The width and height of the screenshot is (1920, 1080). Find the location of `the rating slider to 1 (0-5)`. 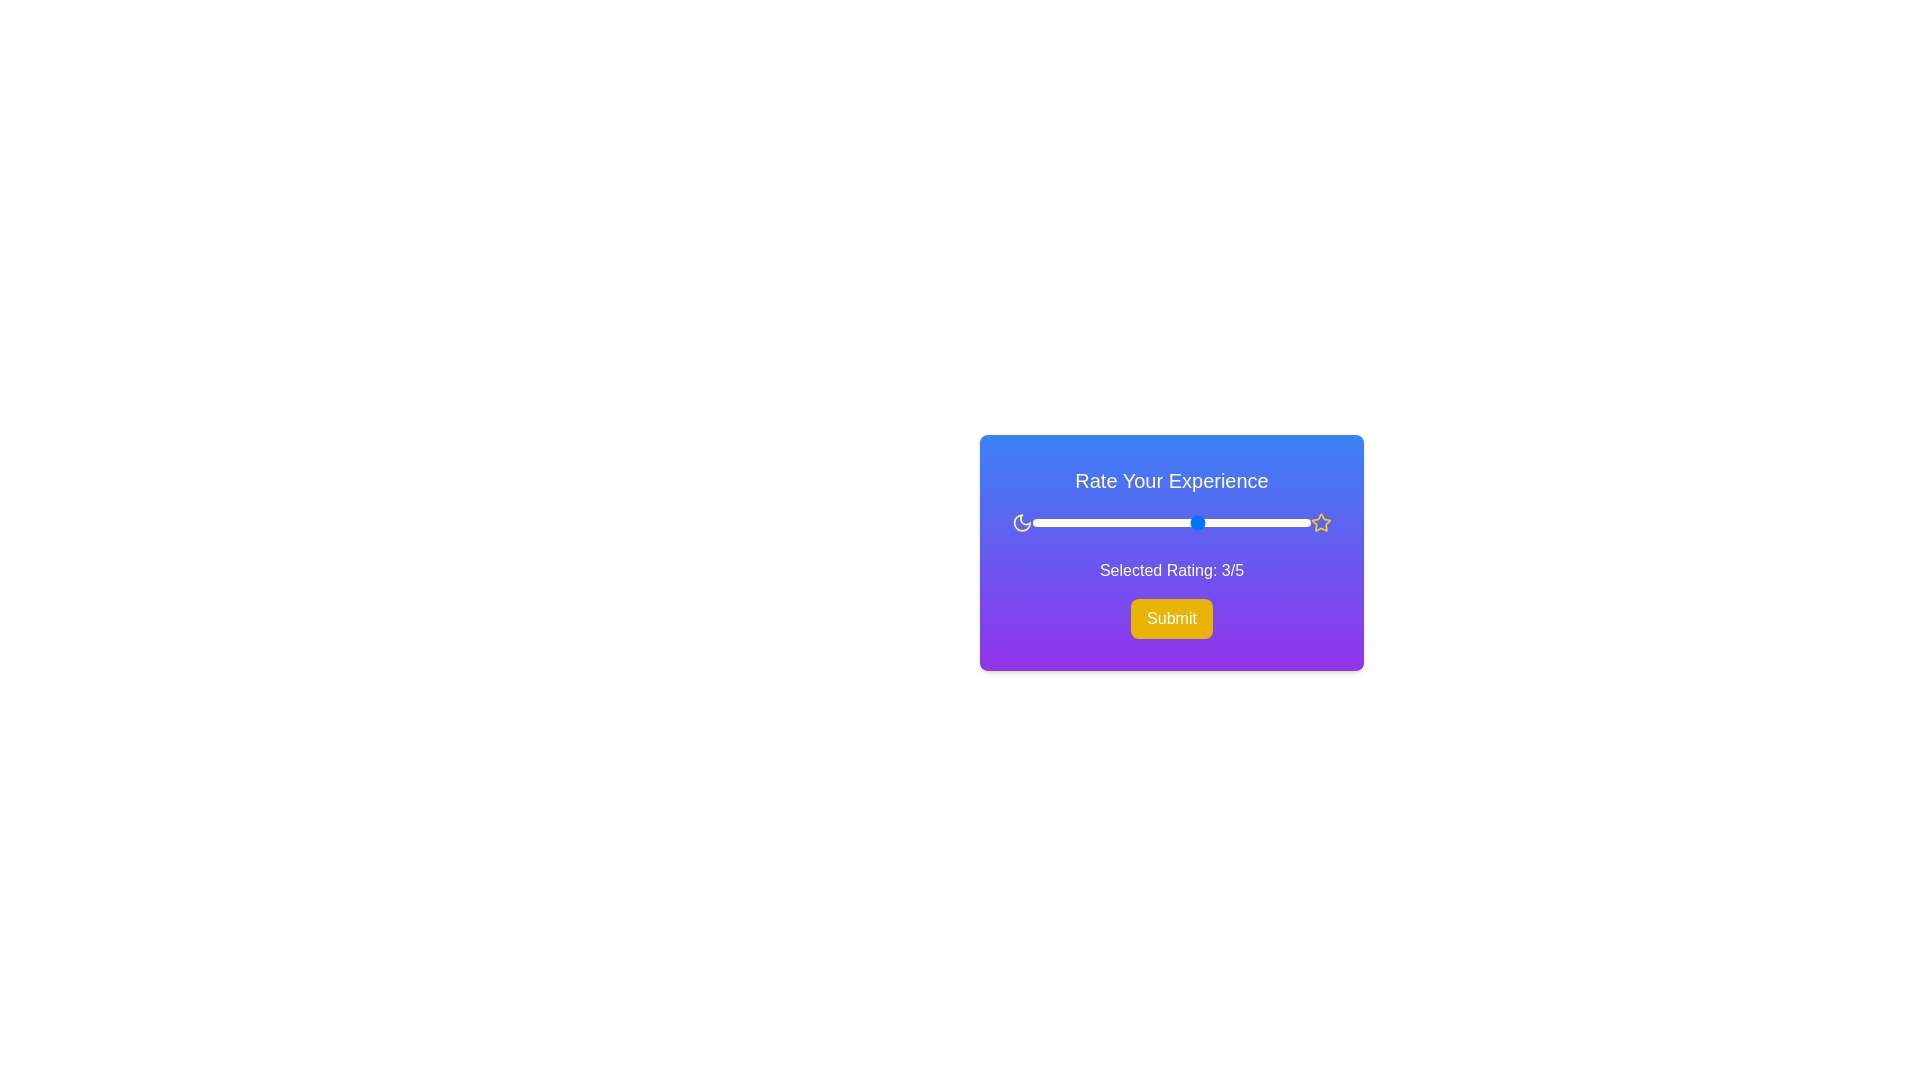

the rating slider to 1 (0-5) is located at coordinates (1087, 522).